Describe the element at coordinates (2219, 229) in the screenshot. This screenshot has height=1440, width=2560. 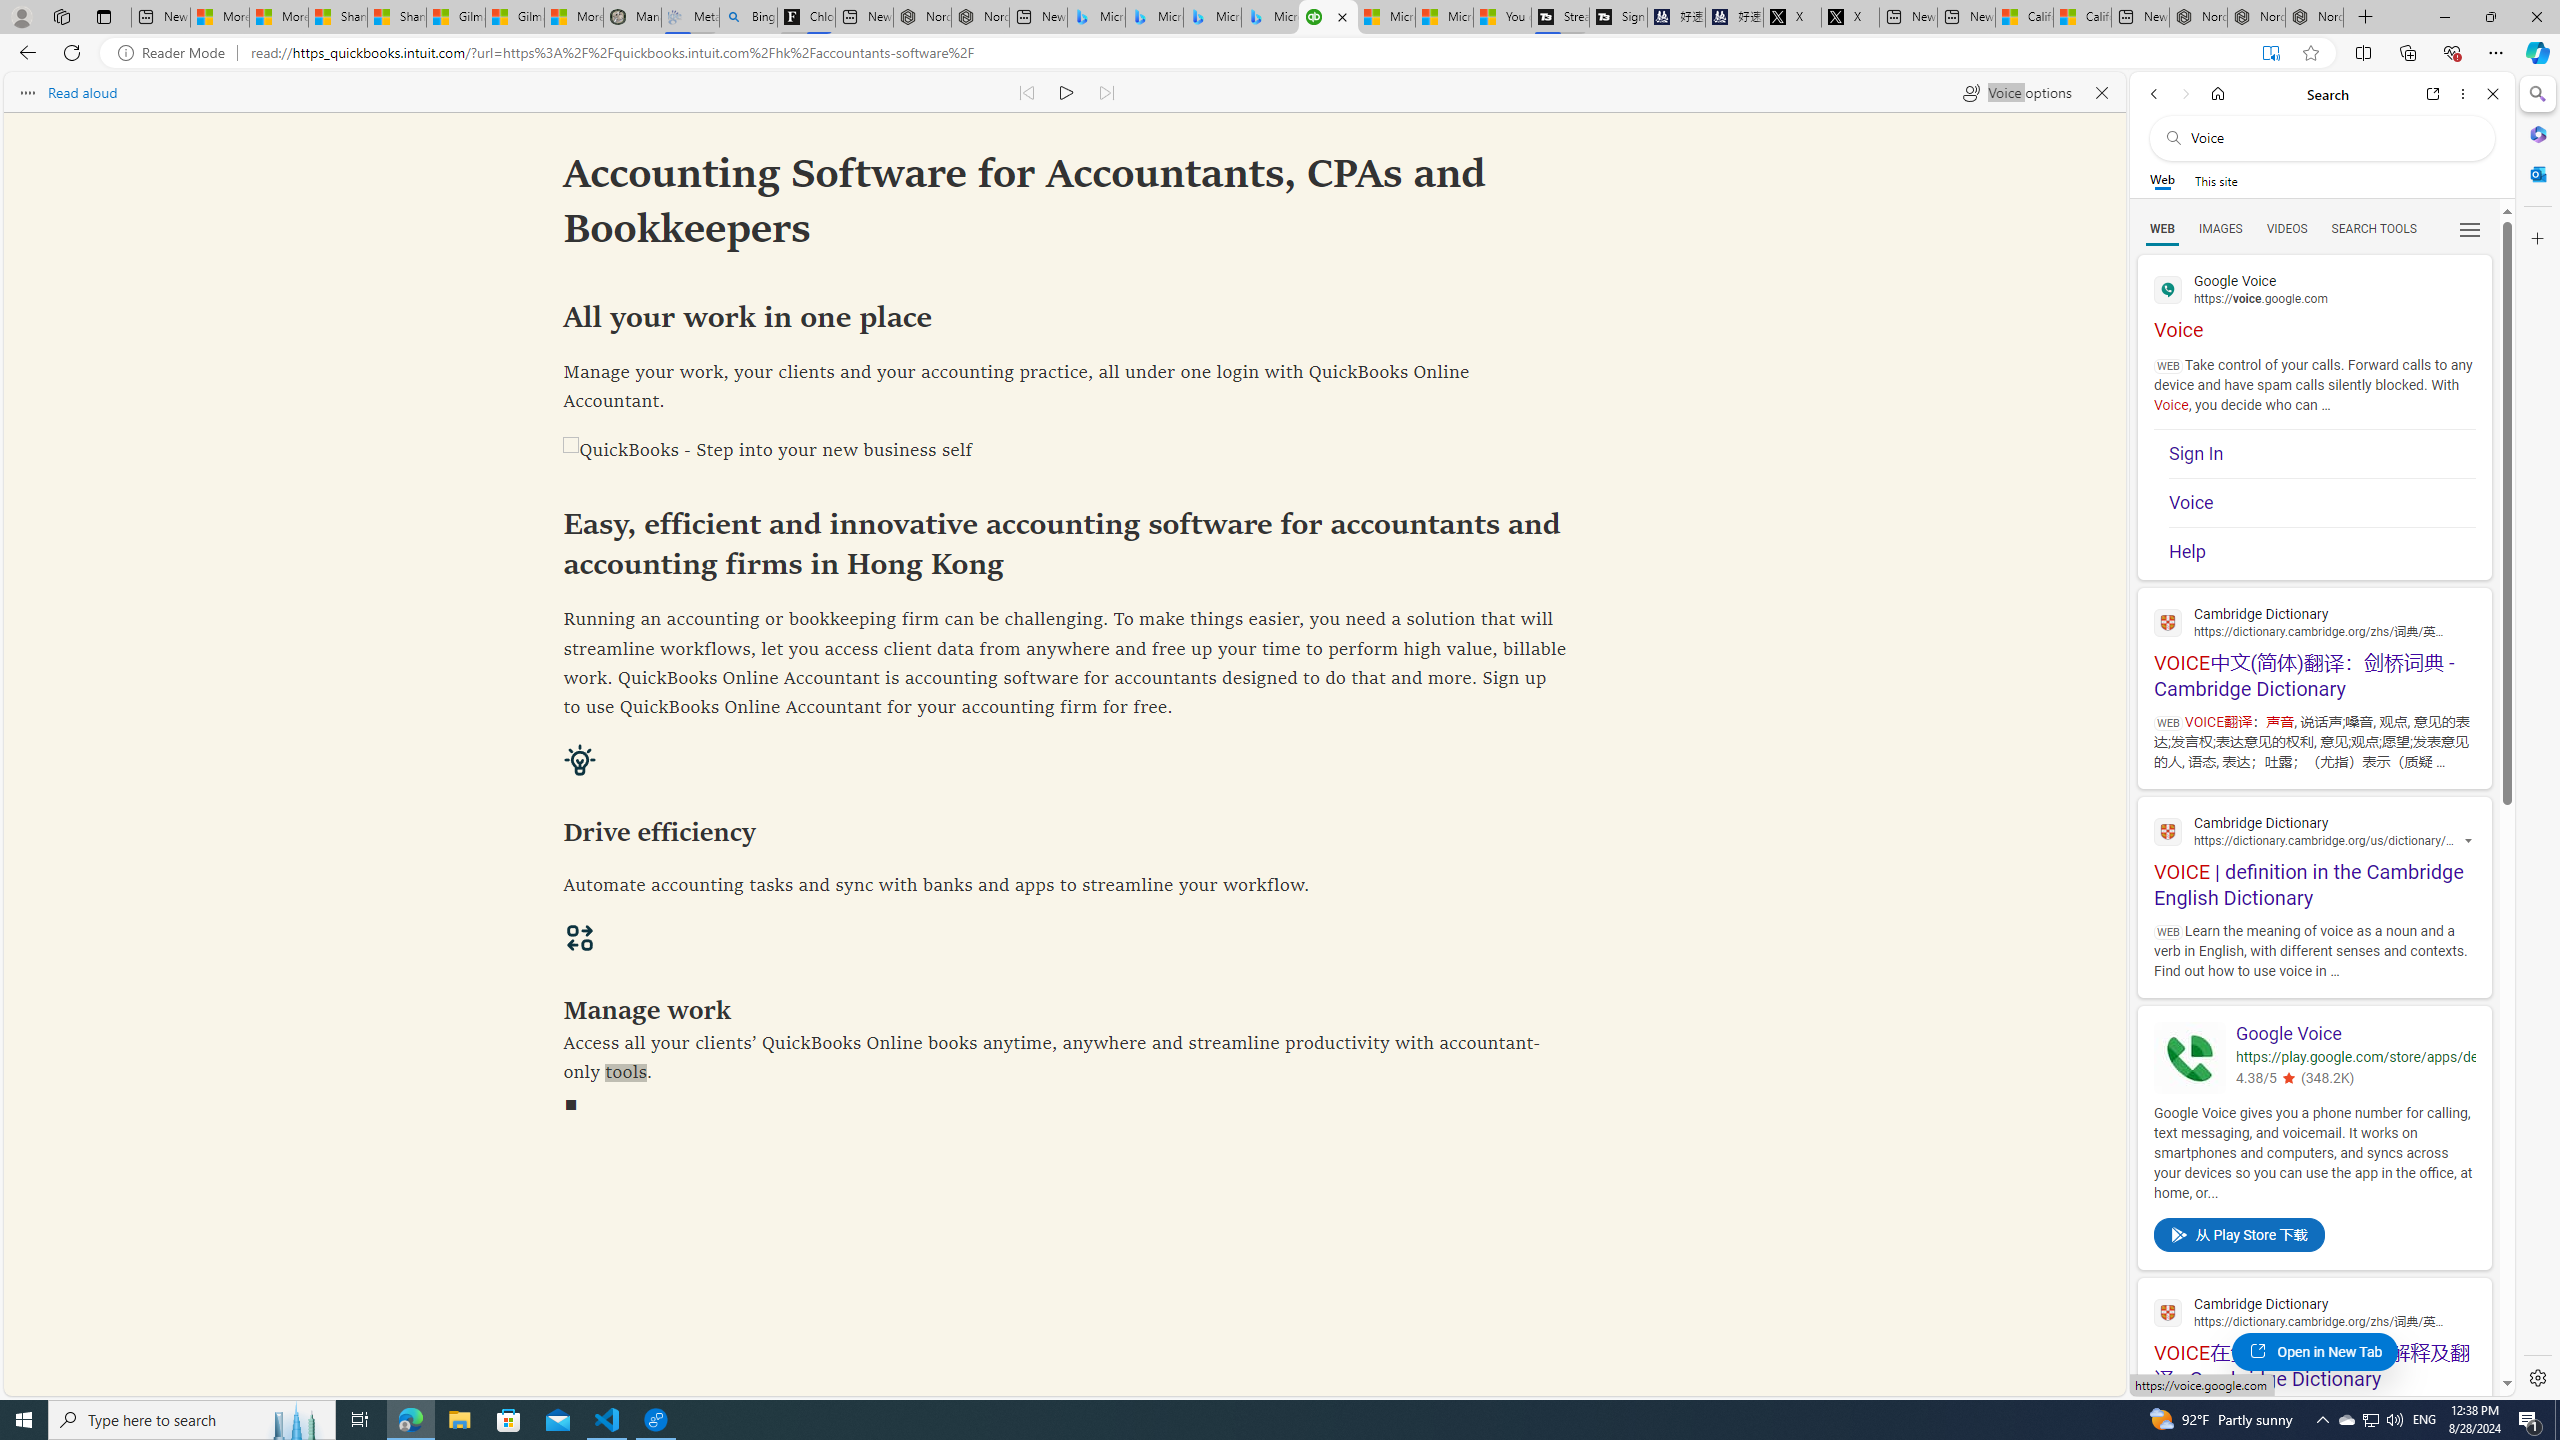
I see `'IMAGES'` at that location.